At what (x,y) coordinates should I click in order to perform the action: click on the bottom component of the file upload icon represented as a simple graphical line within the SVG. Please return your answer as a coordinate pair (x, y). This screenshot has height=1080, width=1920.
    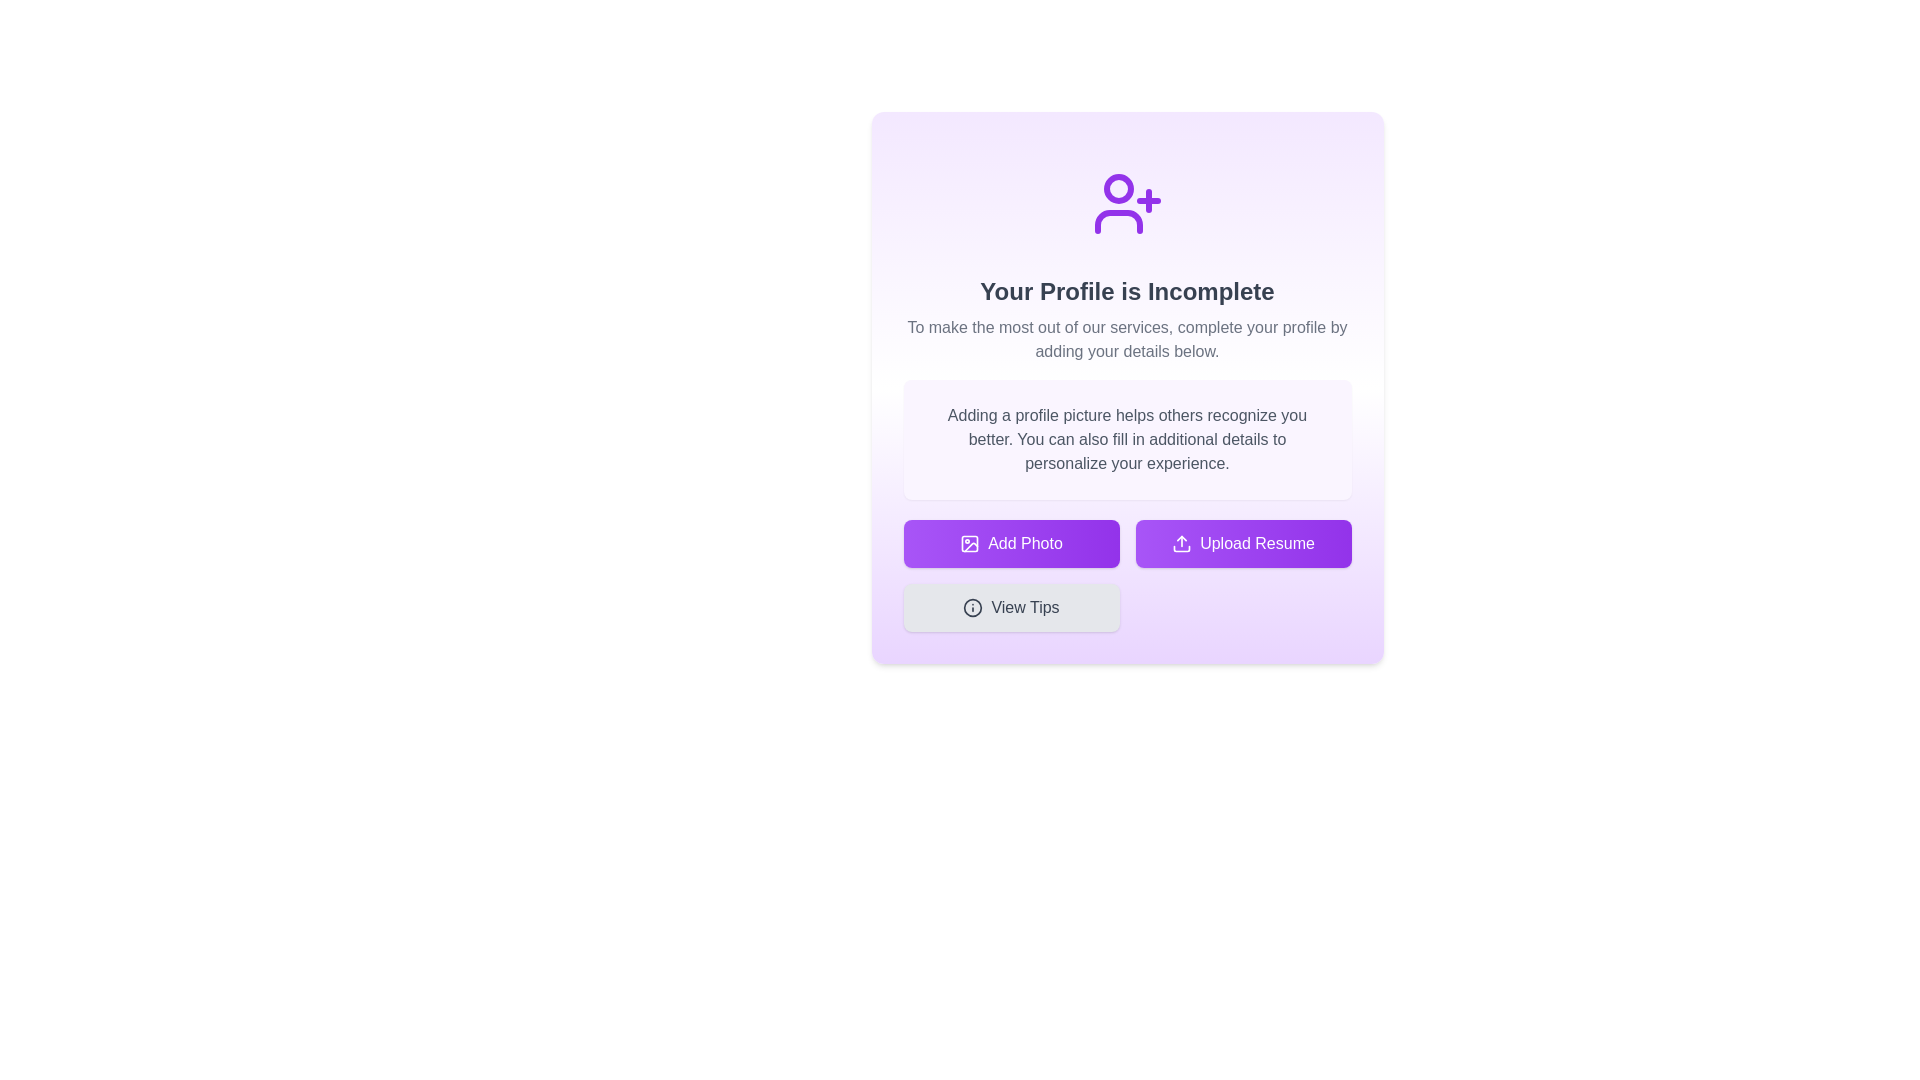
    Looking at the image, I should click on (1182, 548).